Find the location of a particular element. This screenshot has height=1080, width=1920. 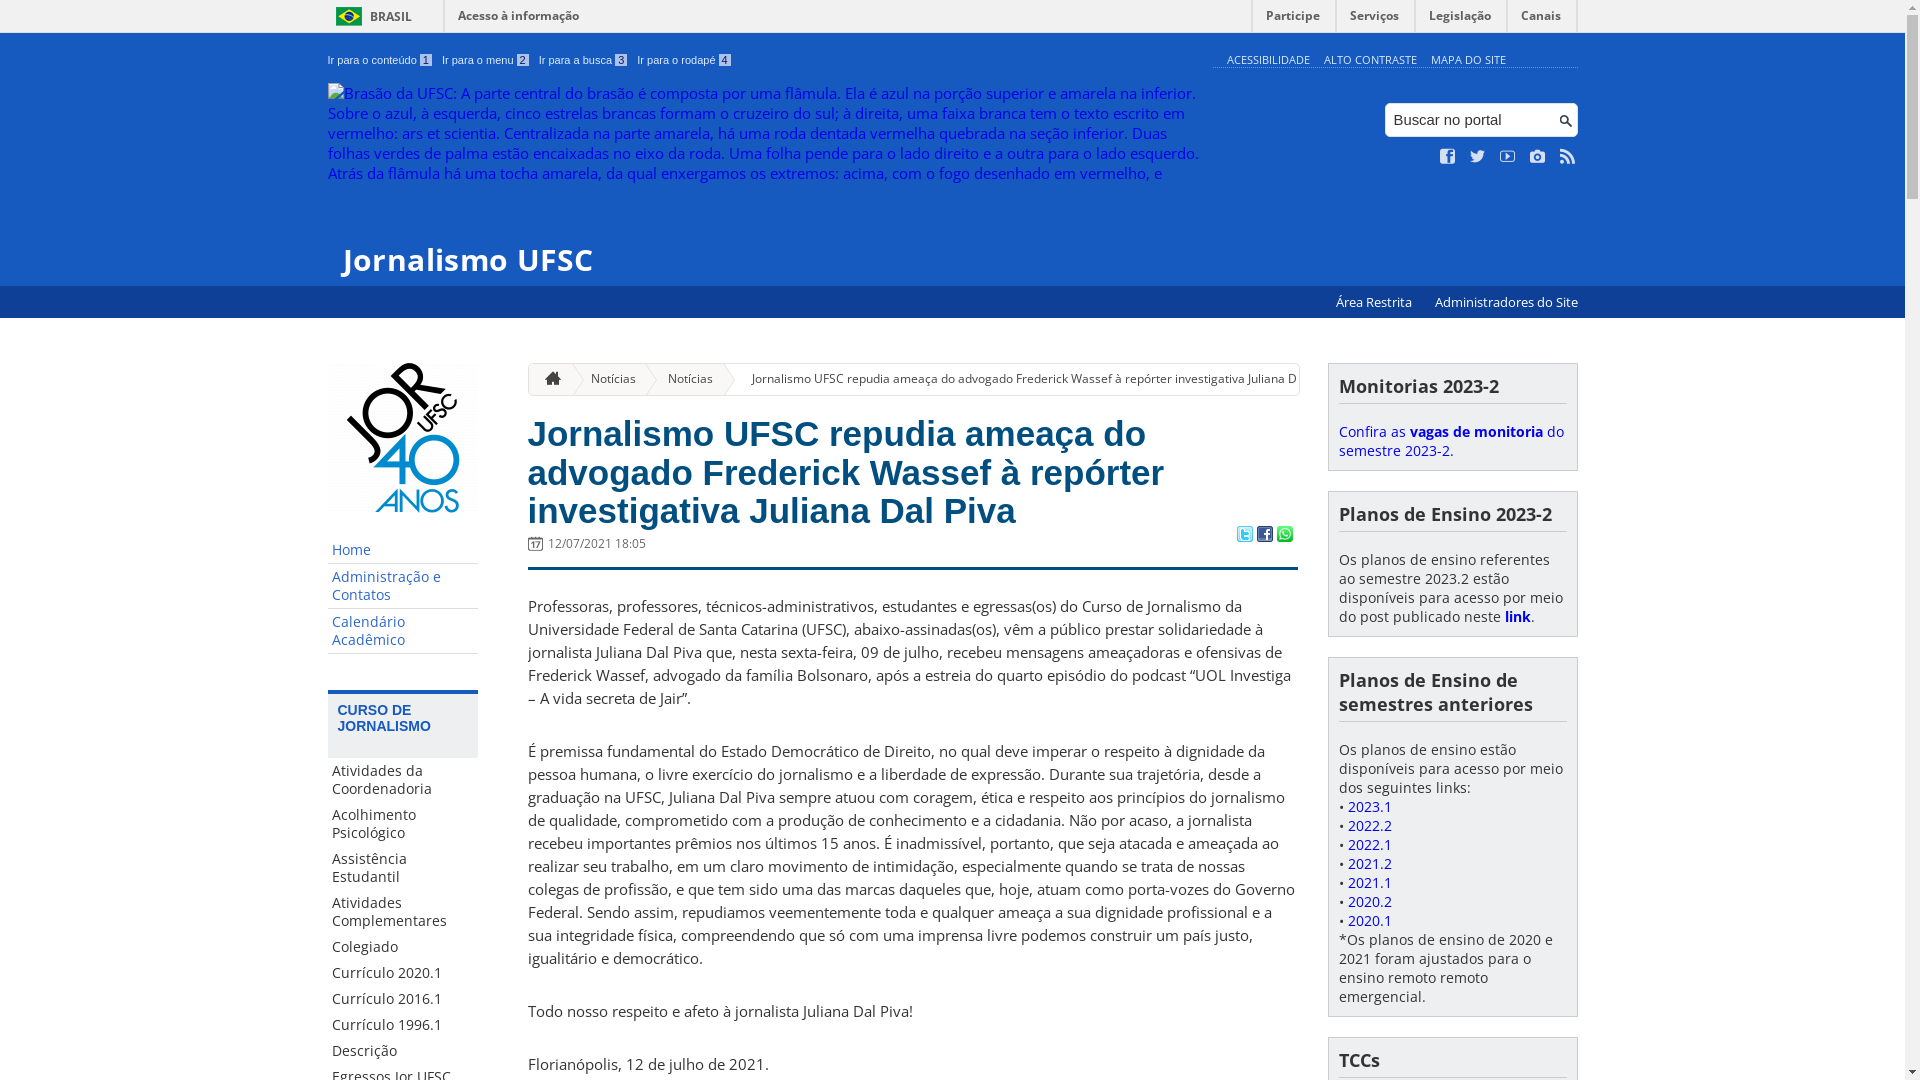

'Atividades da Coordenadoria' is located at coordinates (402, 778).